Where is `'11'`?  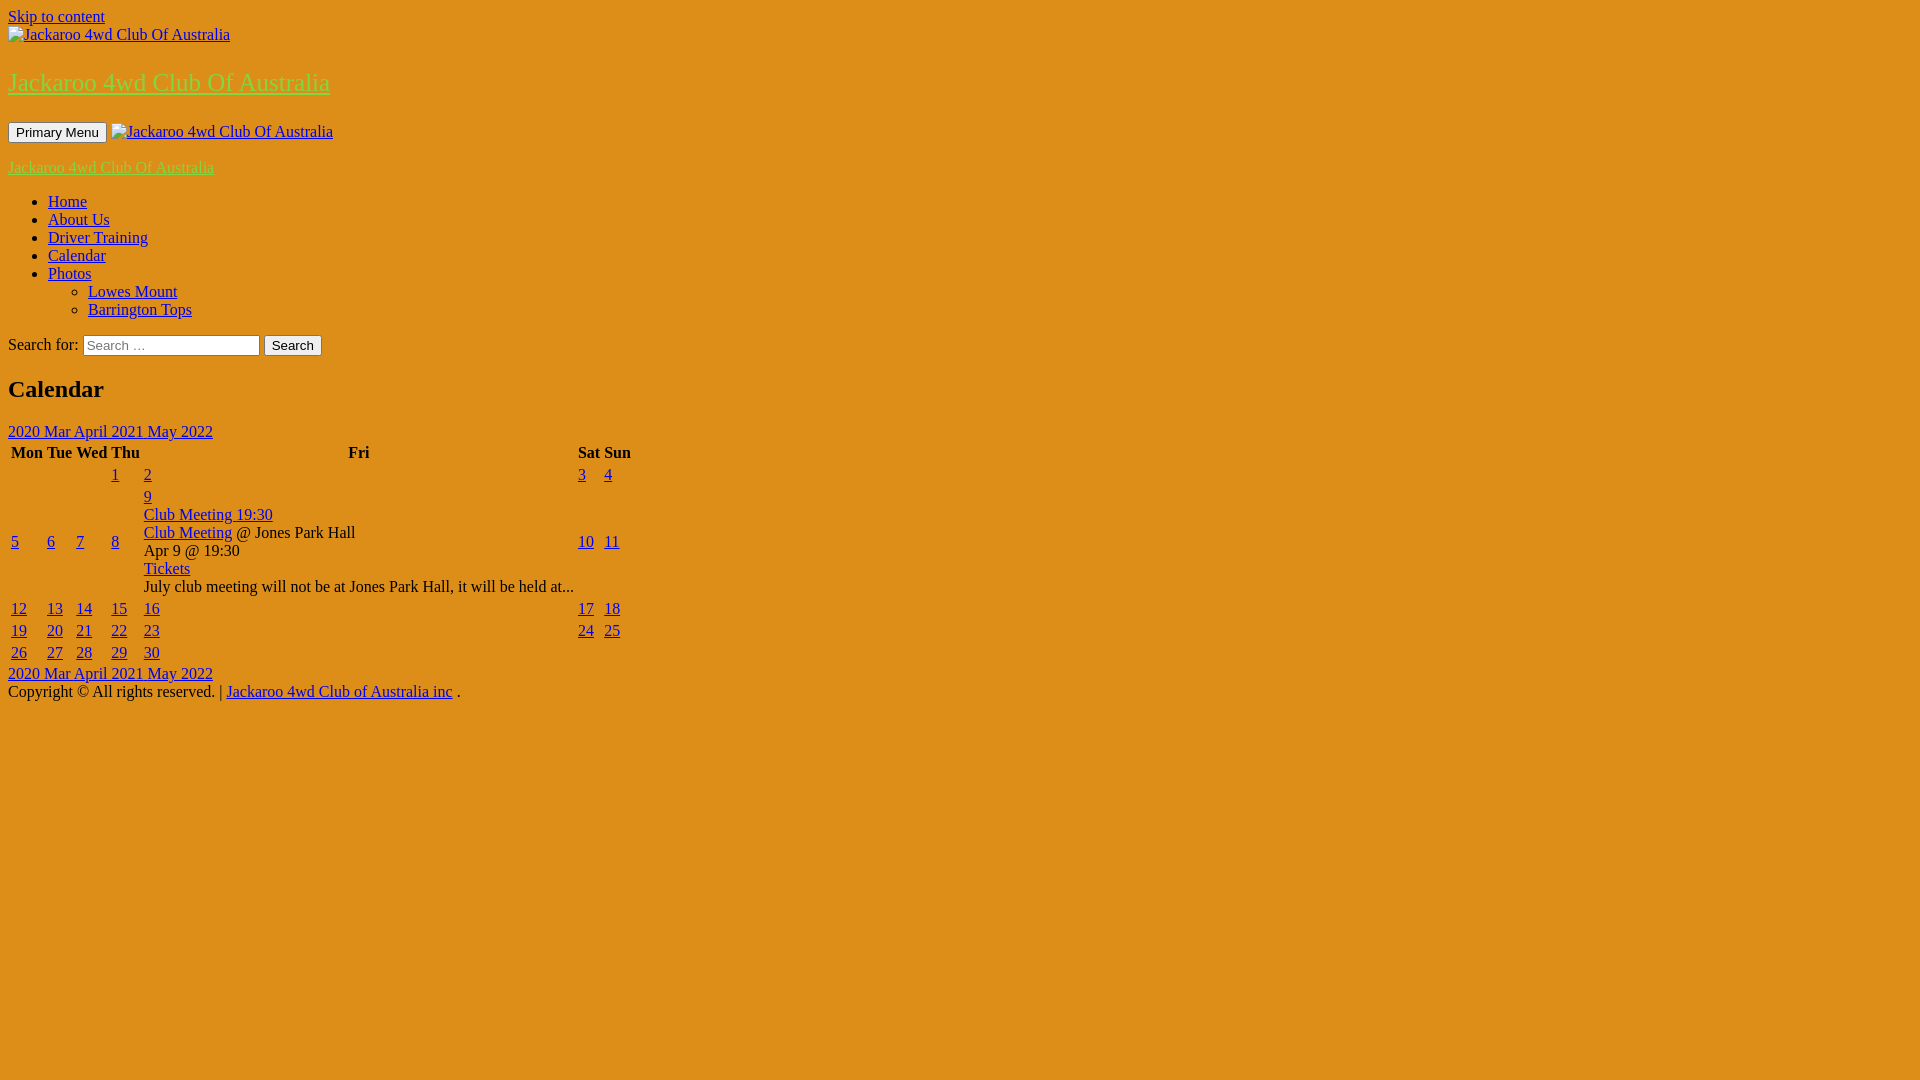
'11' is located at coordinates (610, 541).